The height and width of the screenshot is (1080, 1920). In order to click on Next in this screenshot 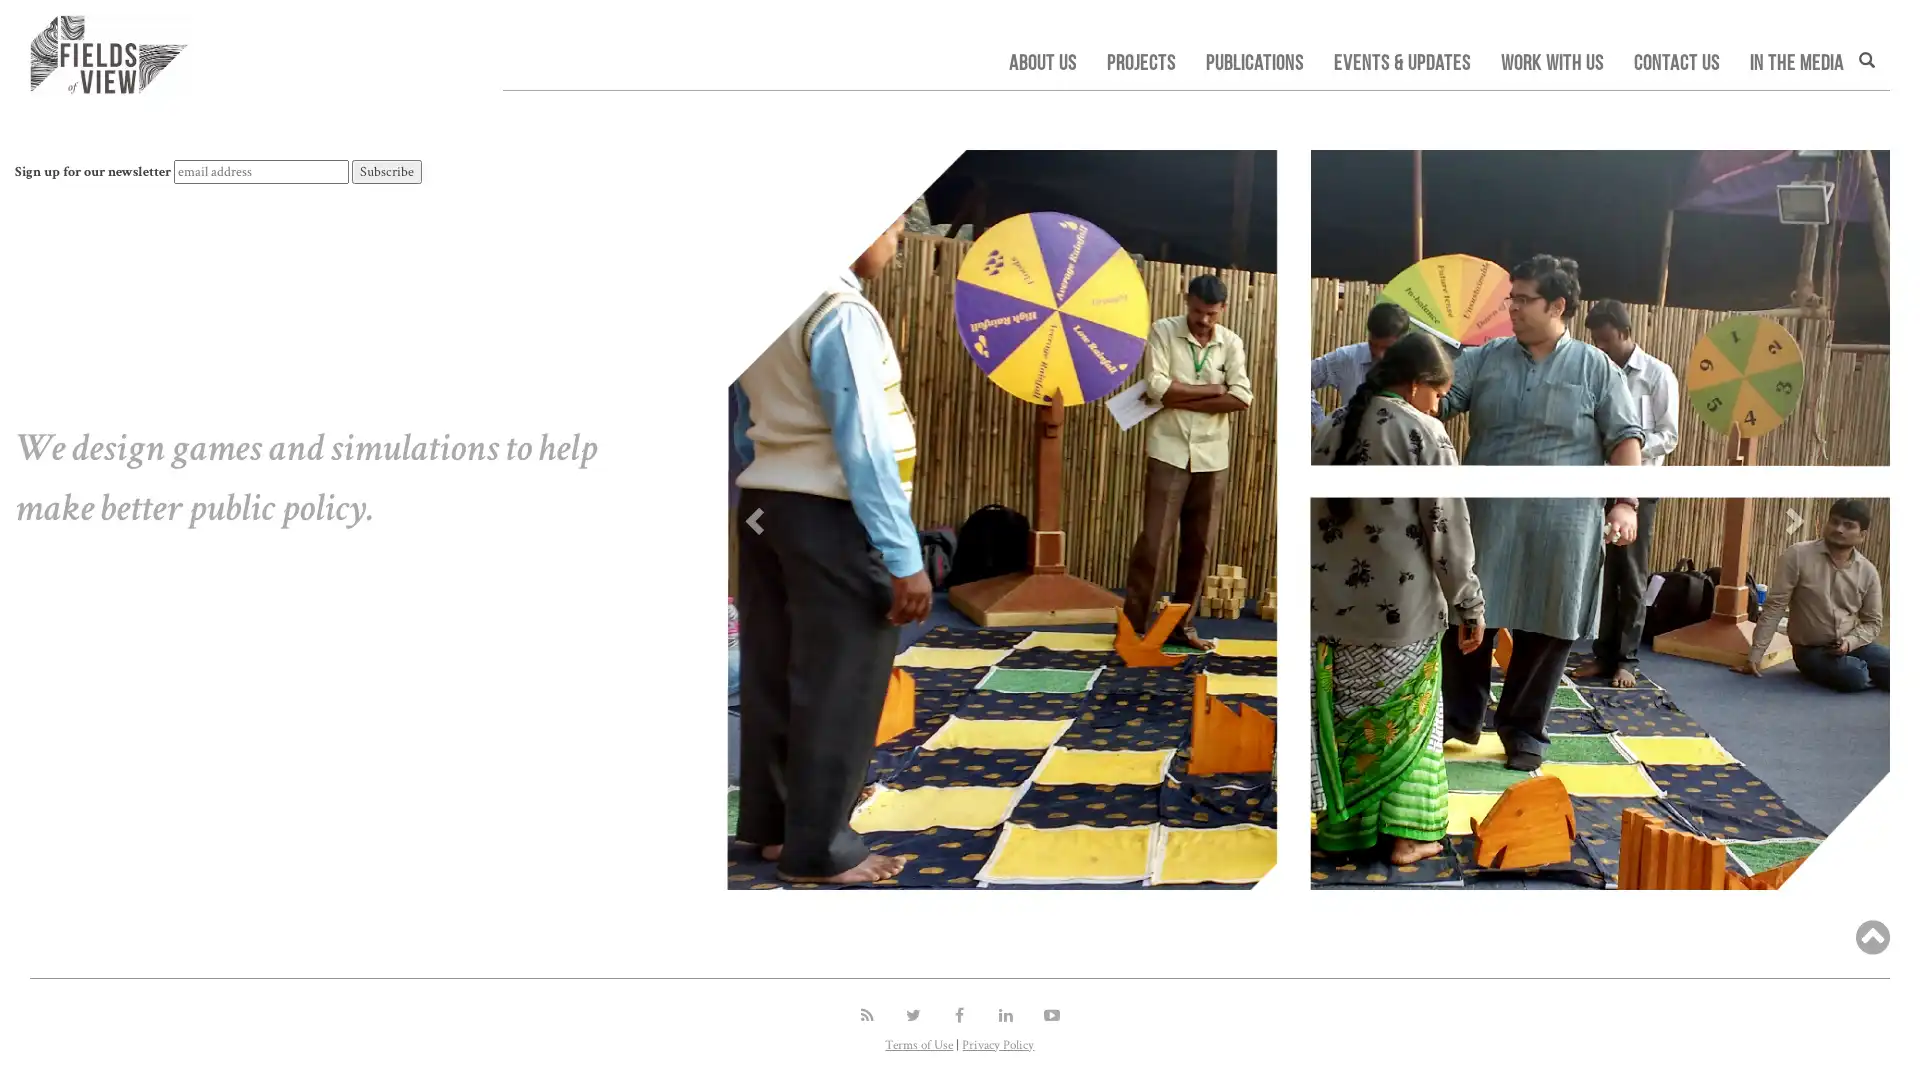, I will do `click(1796, 513)`.